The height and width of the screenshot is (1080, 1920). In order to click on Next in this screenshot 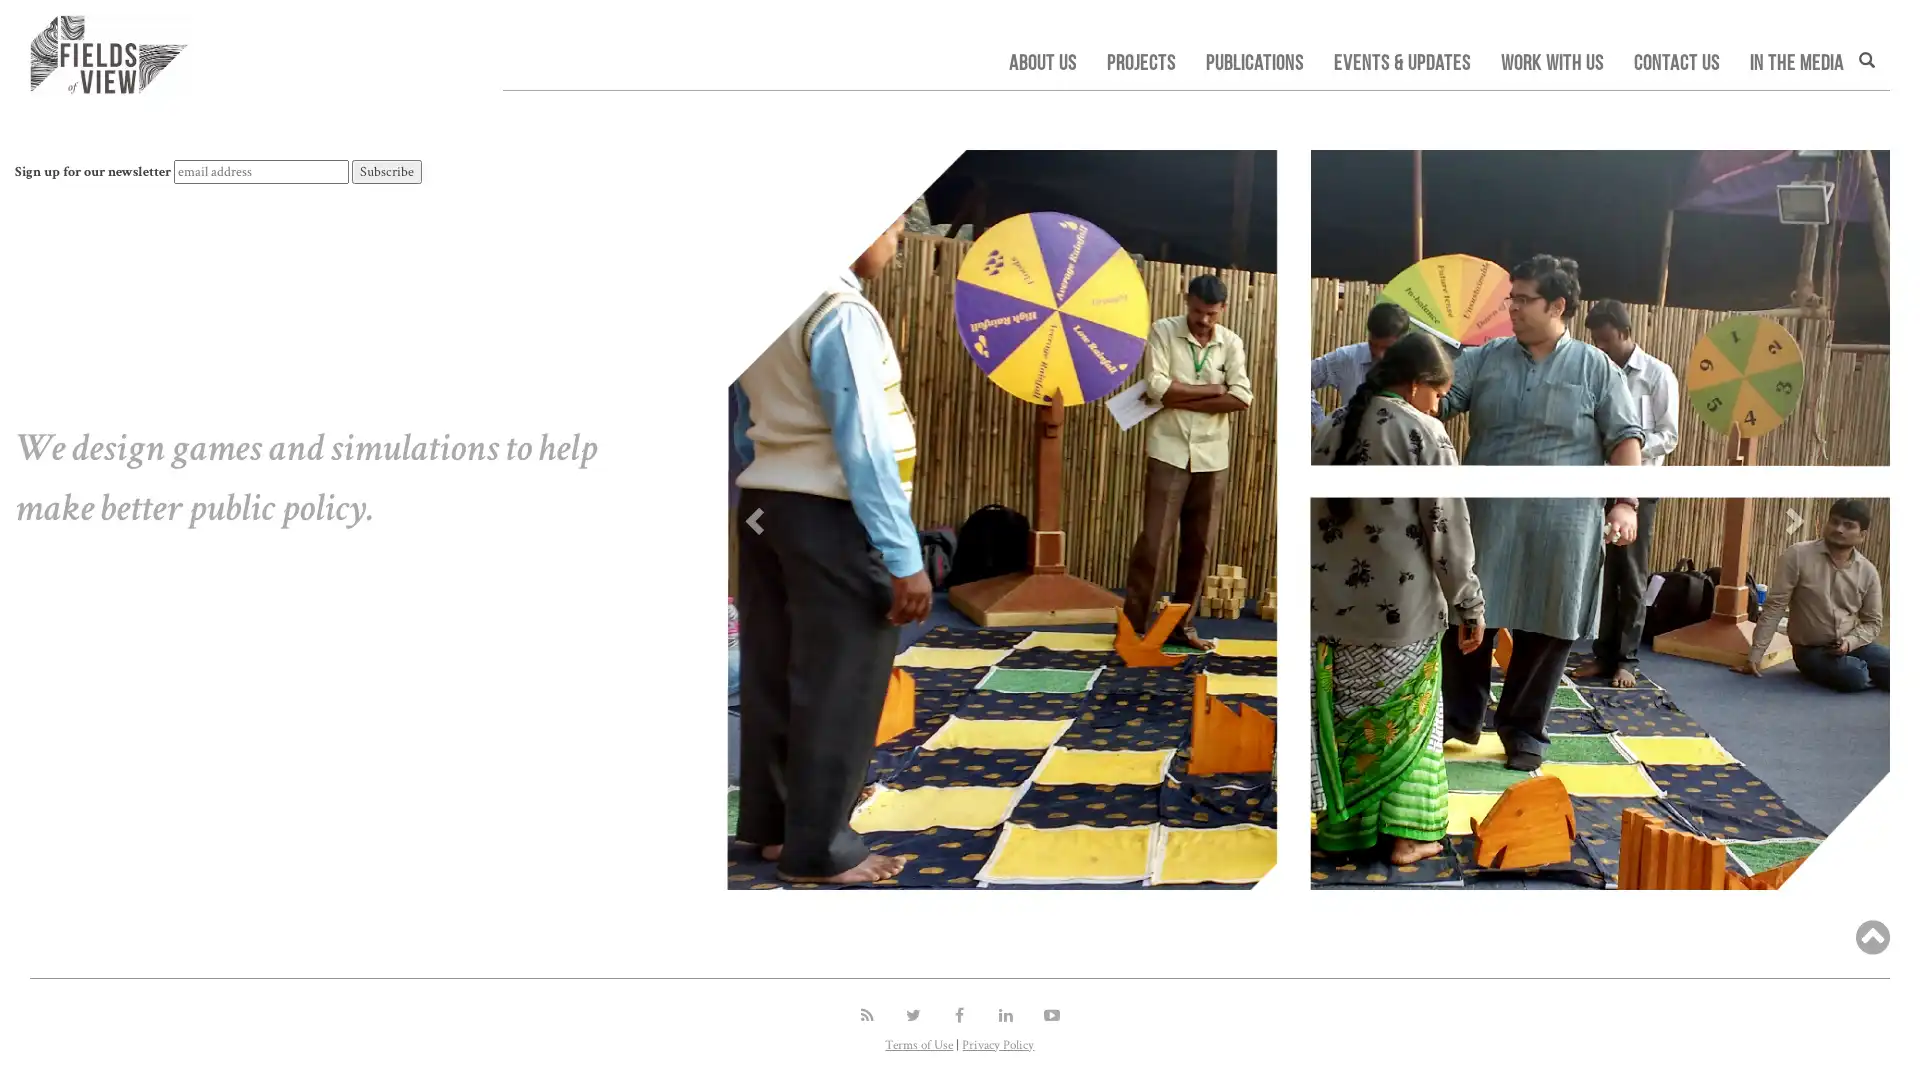, I will do `click(1796, 513)`.